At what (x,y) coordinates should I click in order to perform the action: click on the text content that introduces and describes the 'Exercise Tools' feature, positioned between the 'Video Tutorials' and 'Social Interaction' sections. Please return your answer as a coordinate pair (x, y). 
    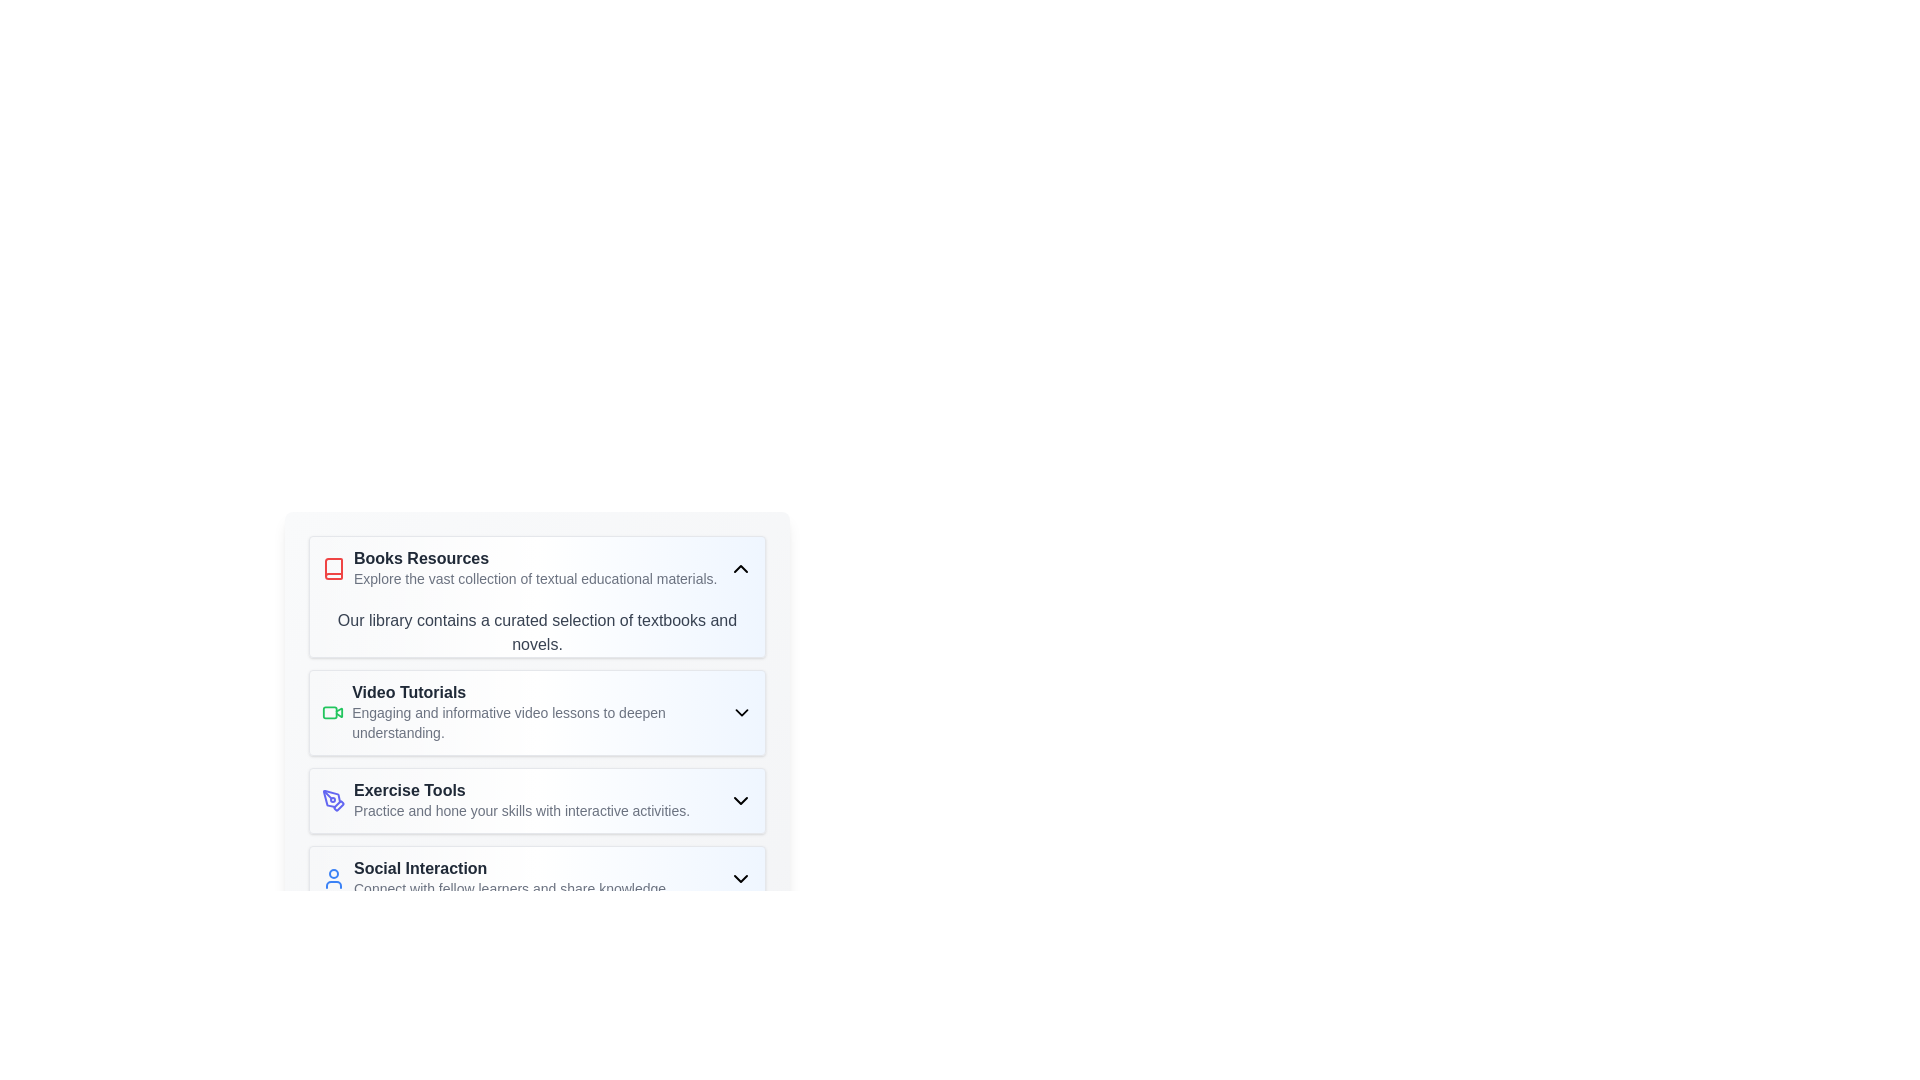
    Looking at the image, I should click on (522, 800).